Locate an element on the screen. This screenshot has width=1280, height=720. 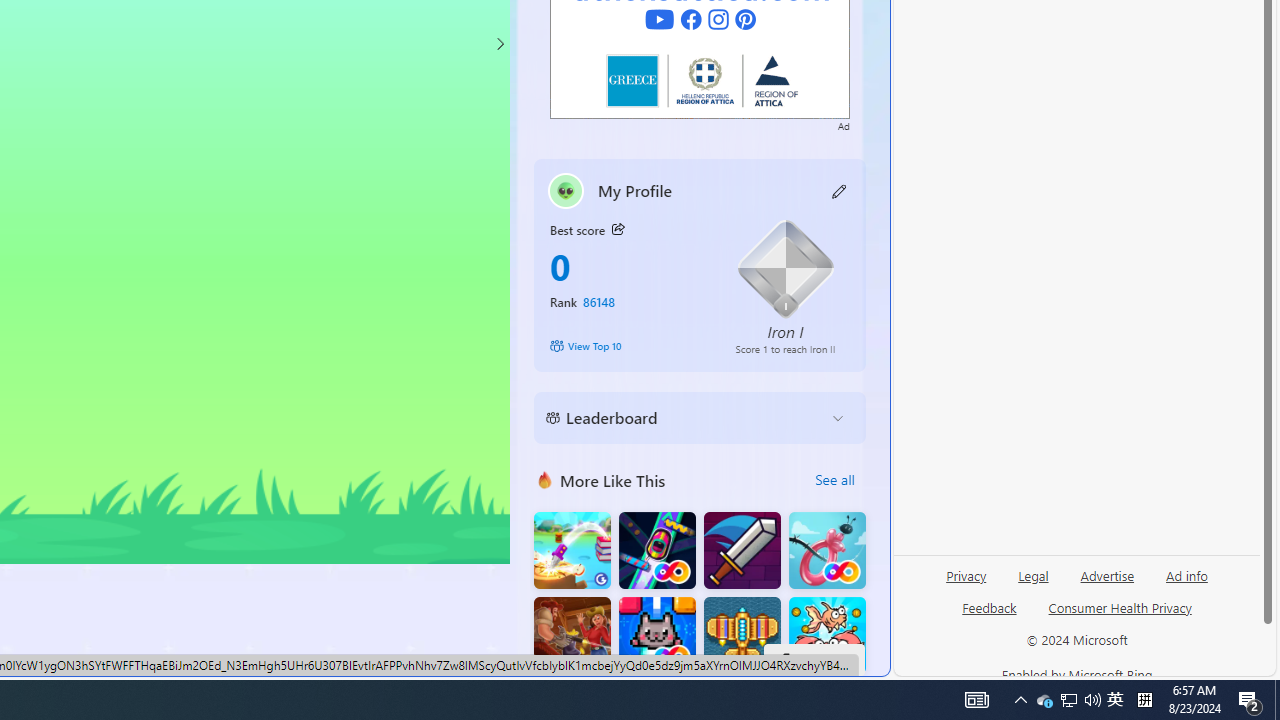
'Leaderboard' is located at coordinates (684, 416).